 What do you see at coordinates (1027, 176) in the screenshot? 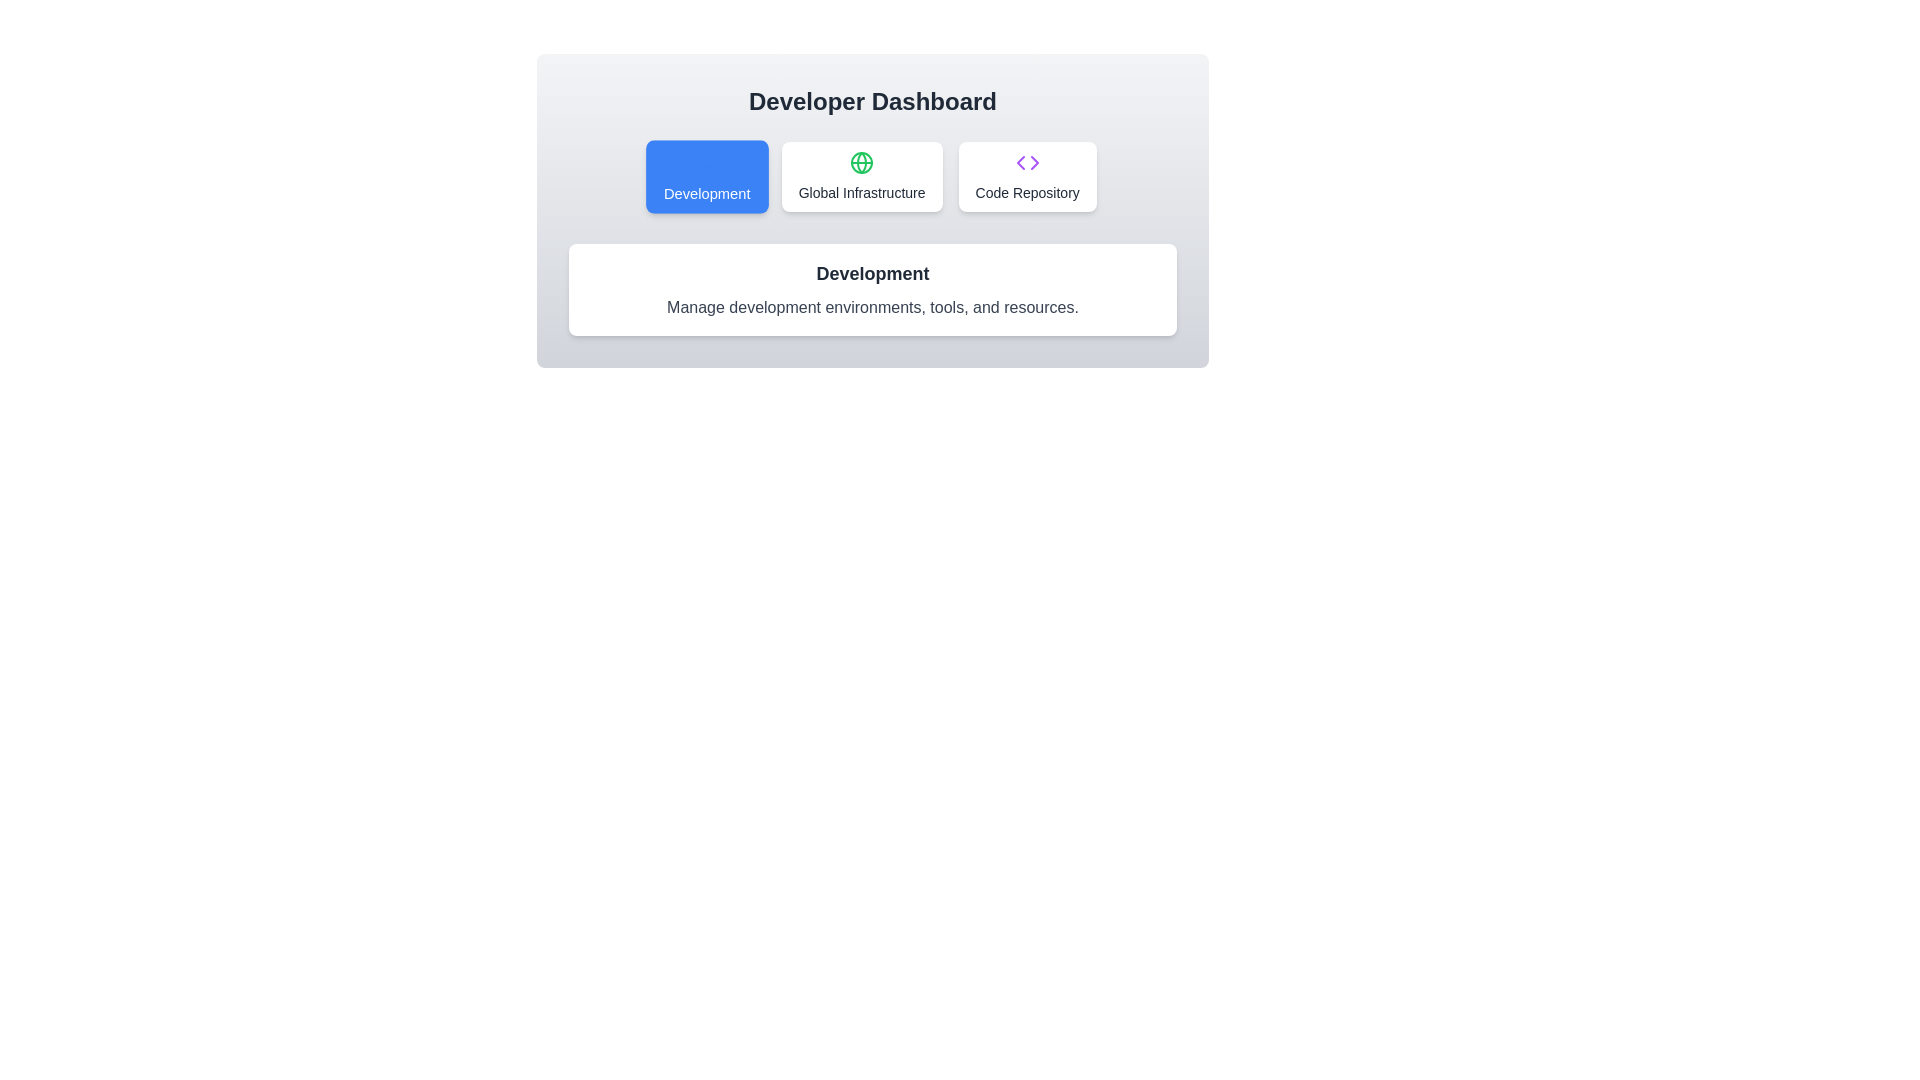
I see `the tab labeled Code Repository to view its icon and content` at bounding box center [1027, 176].